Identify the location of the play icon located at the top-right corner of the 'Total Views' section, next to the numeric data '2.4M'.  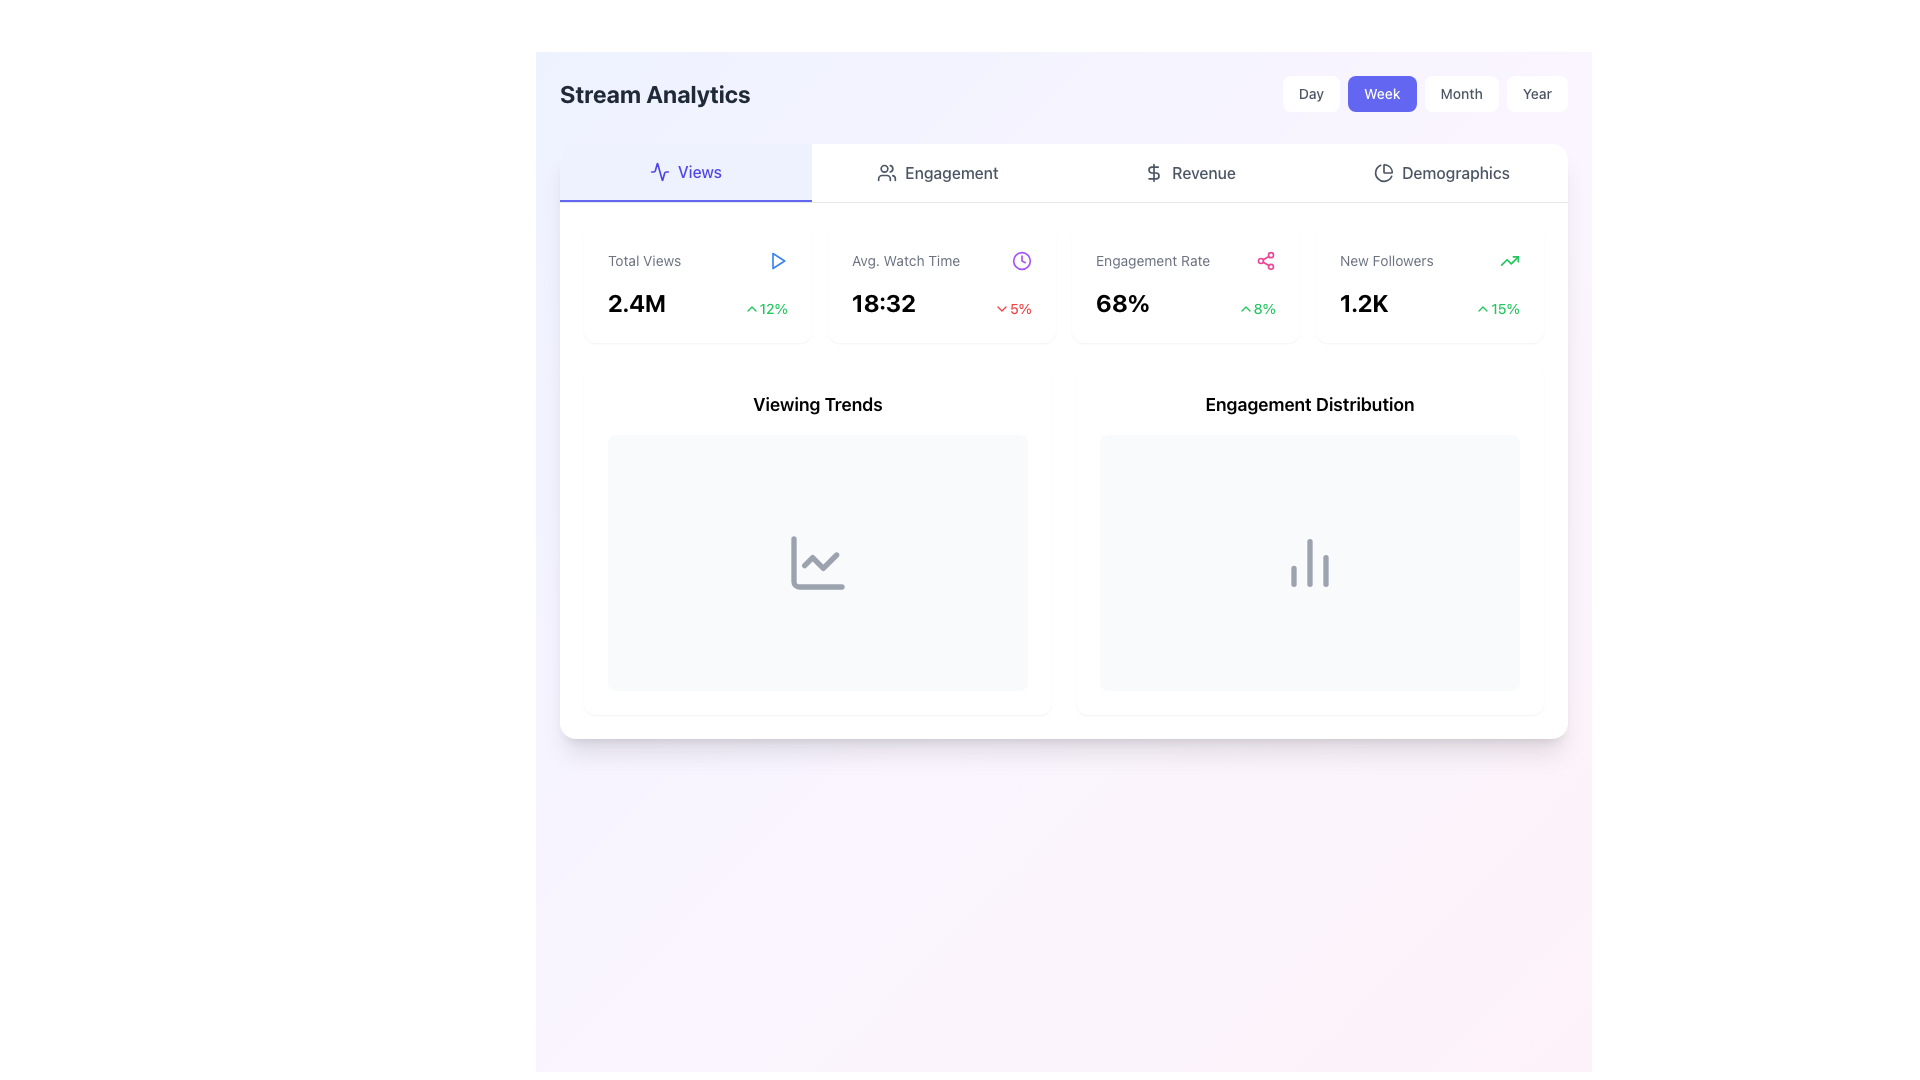
(776, 260).